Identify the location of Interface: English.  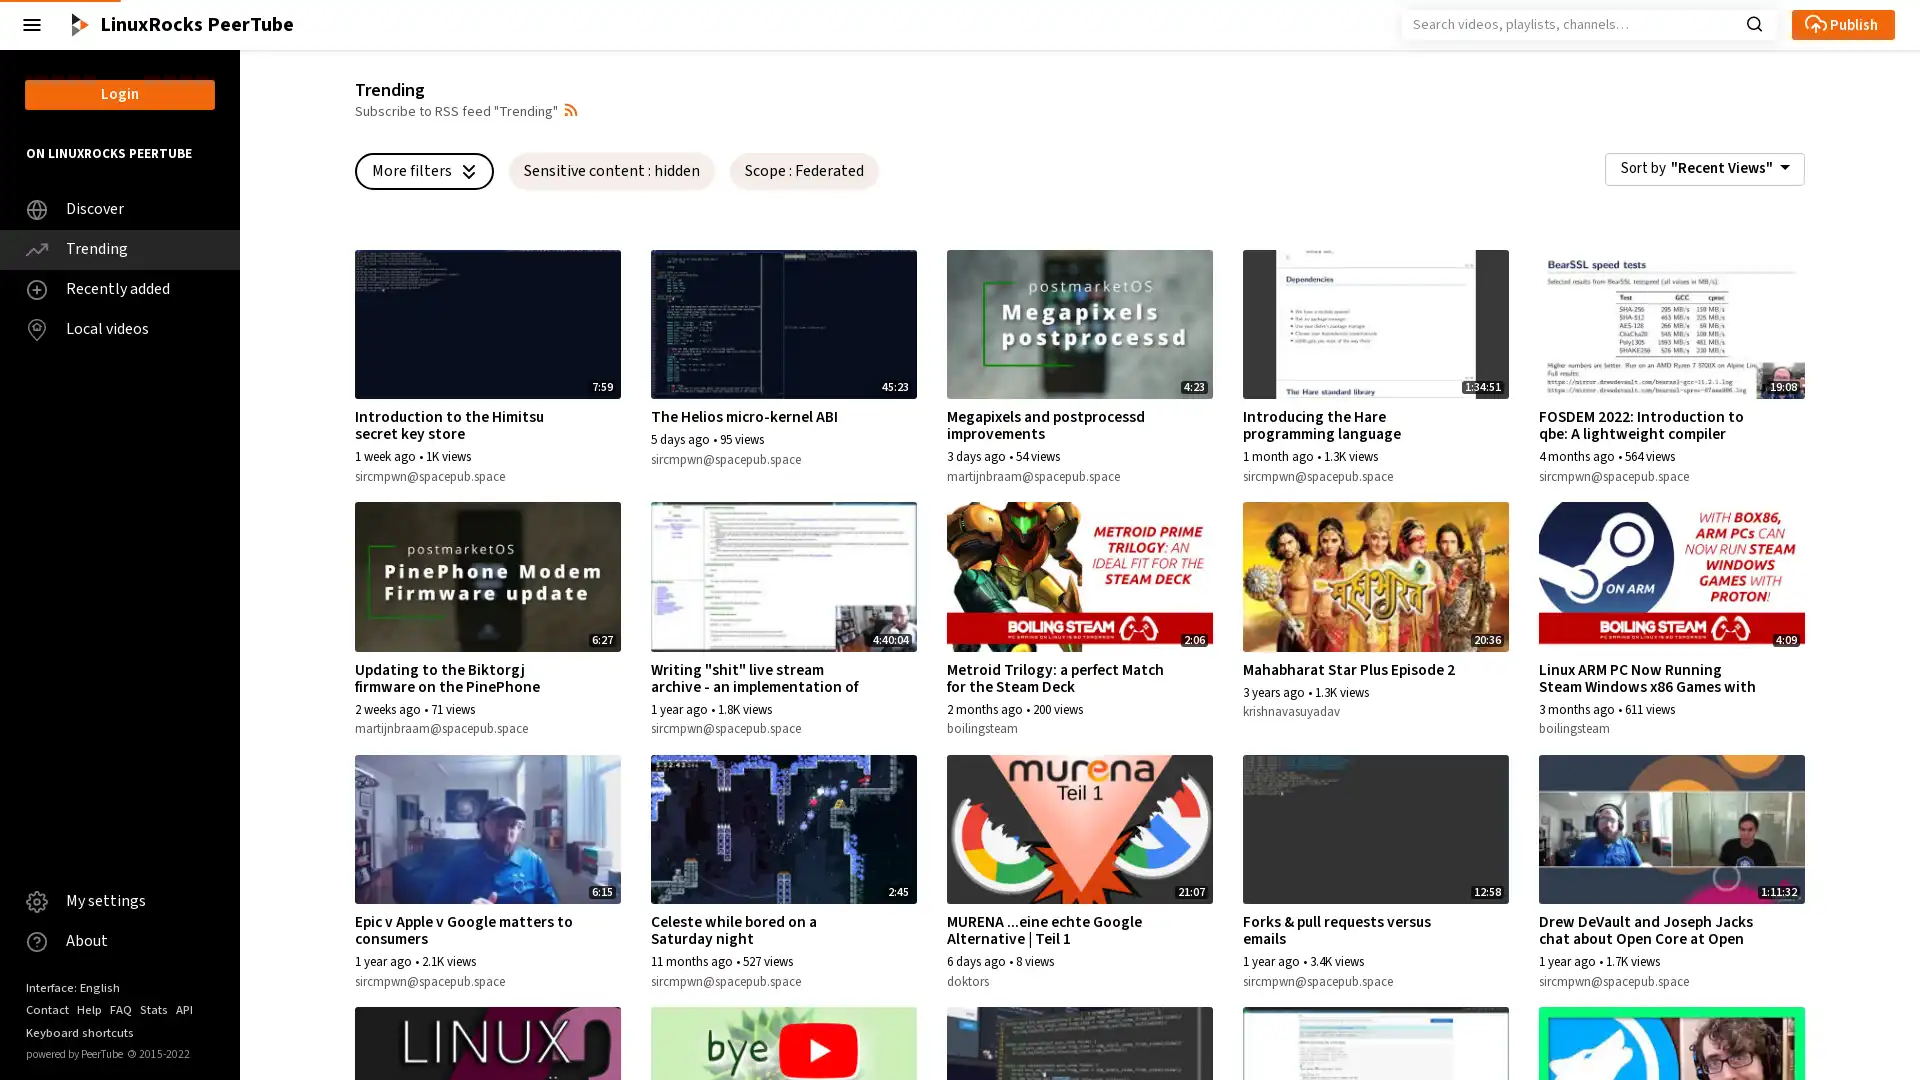
(72, 986).